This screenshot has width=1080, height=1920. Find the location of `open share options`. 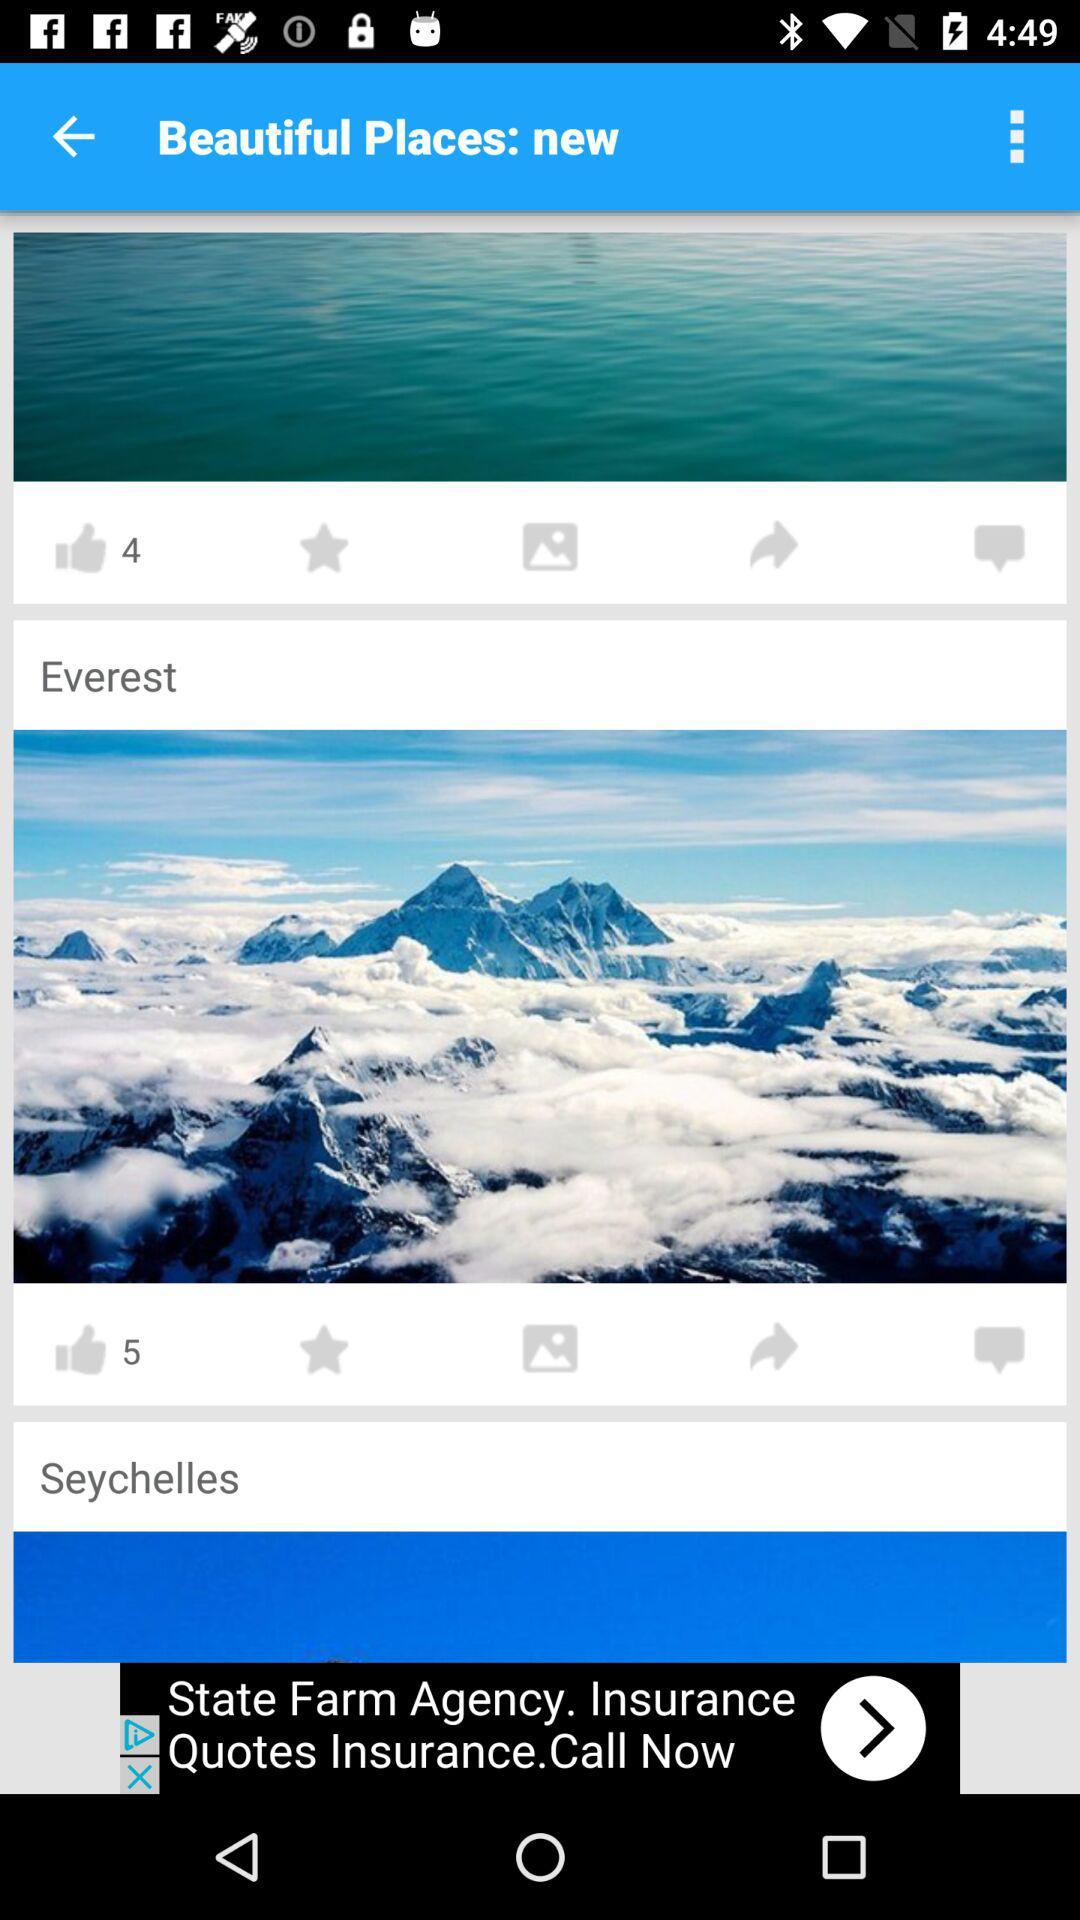

open share options is located at coordinates (774, 548).